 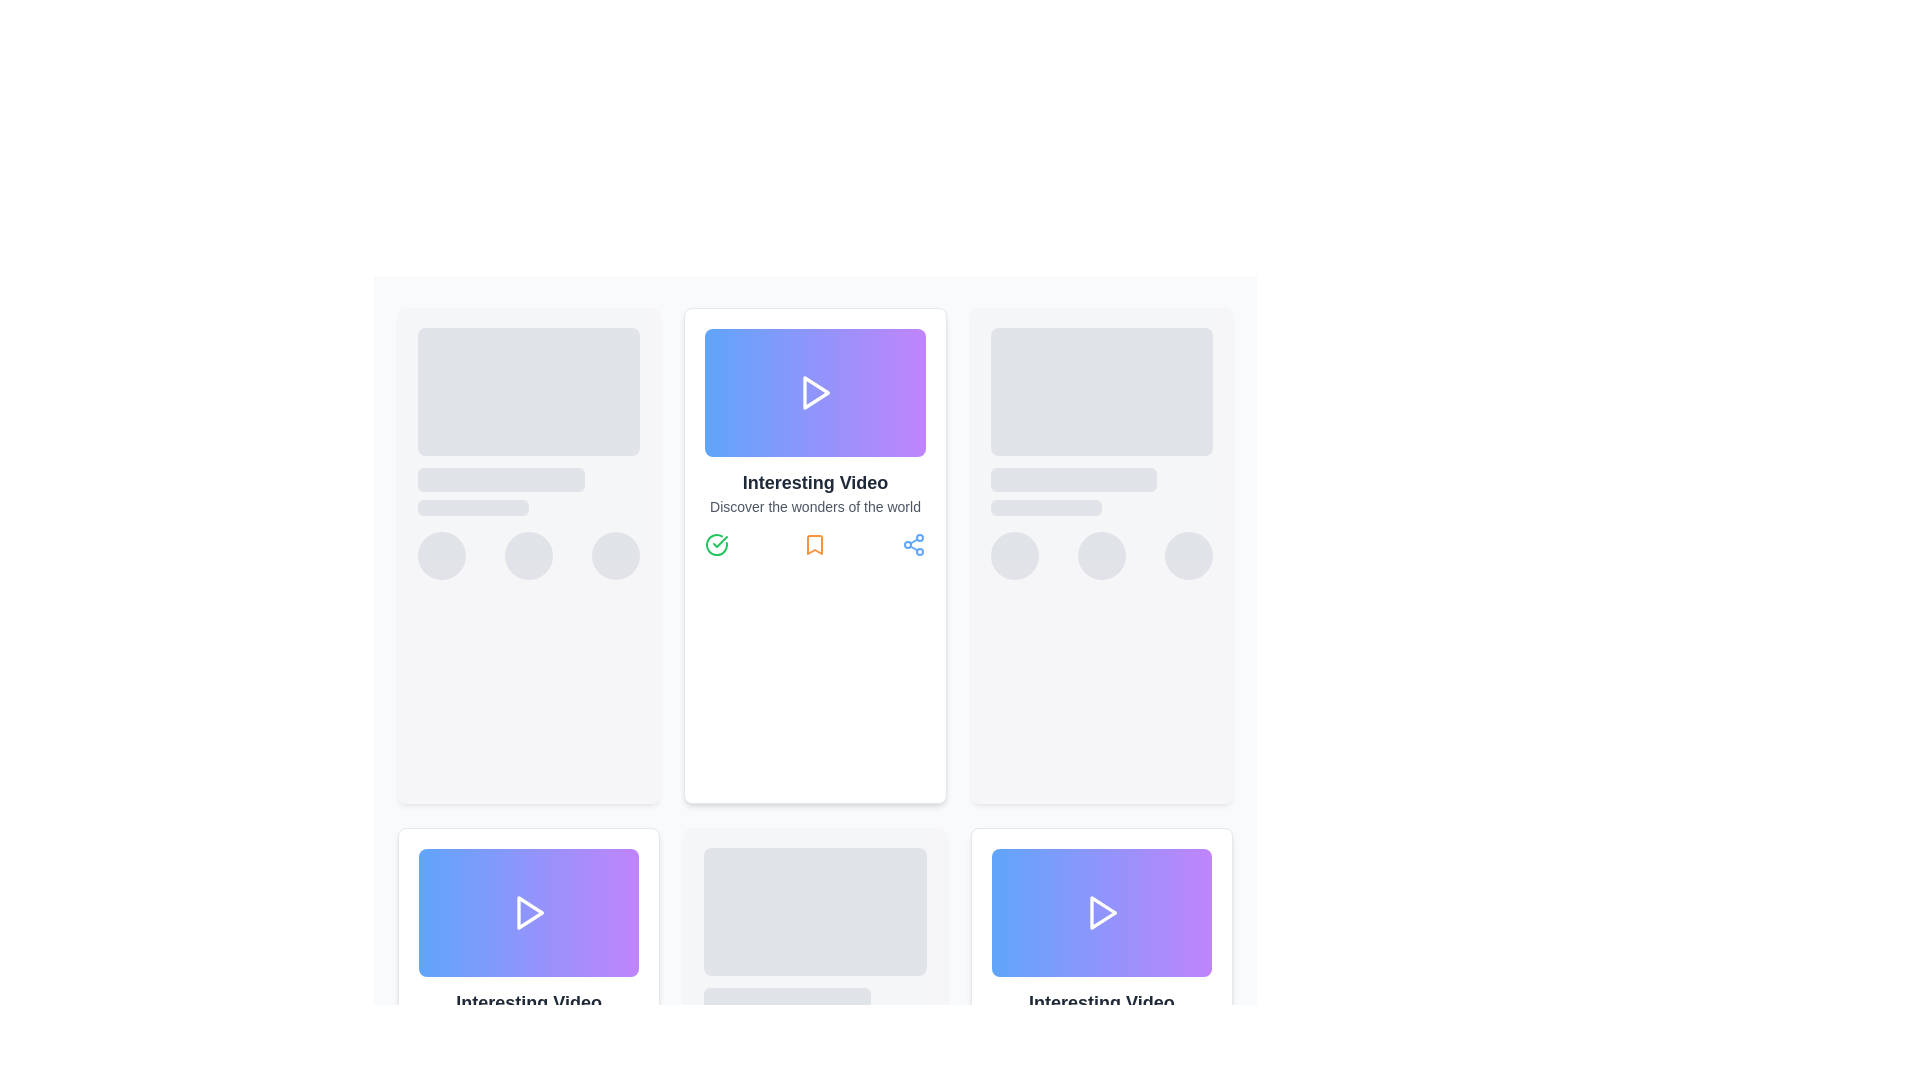 What do you see at coordinates (720, 542) in the screenshot?
I see `the decorative status indicator icon (SVG) located below the title text 'Interesting Video' within the content card layout, which signifies a verified or completed state` at bounding box center [720, 542].